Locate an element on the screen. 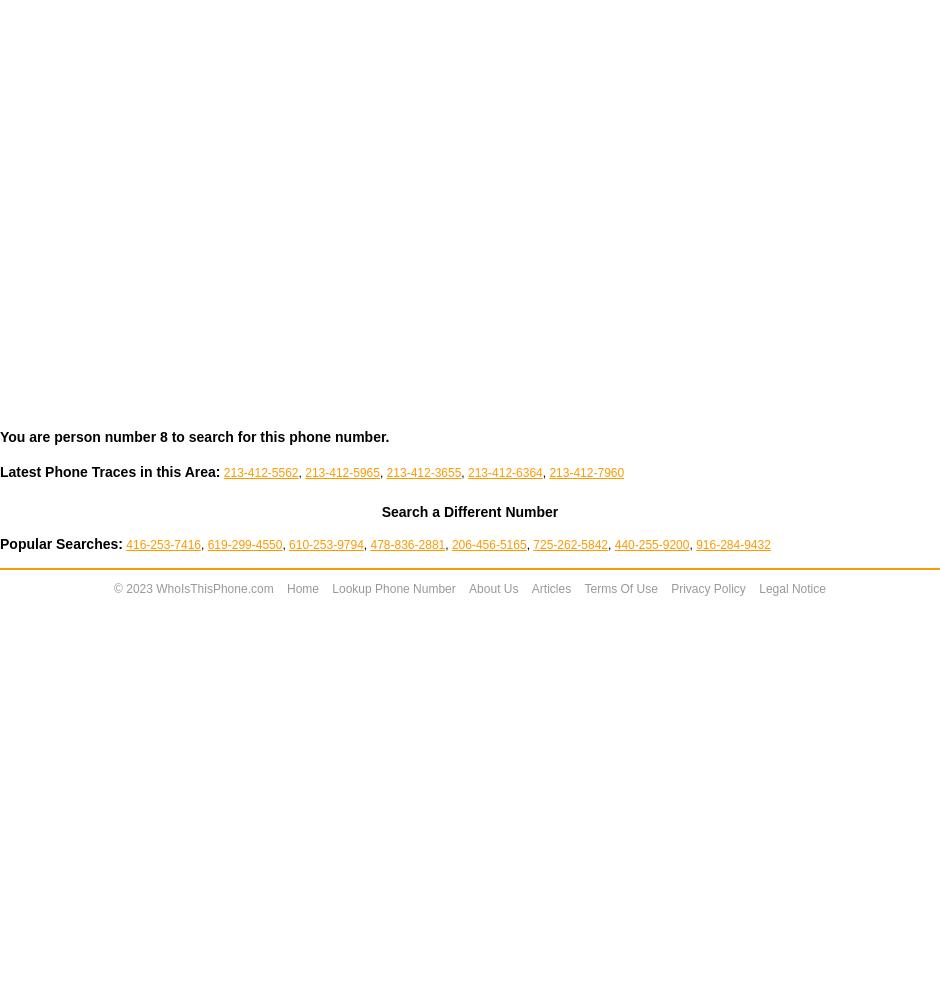 This screenshot has height=1000, width=940. 'Articles' is located at coordinates (551, 588).